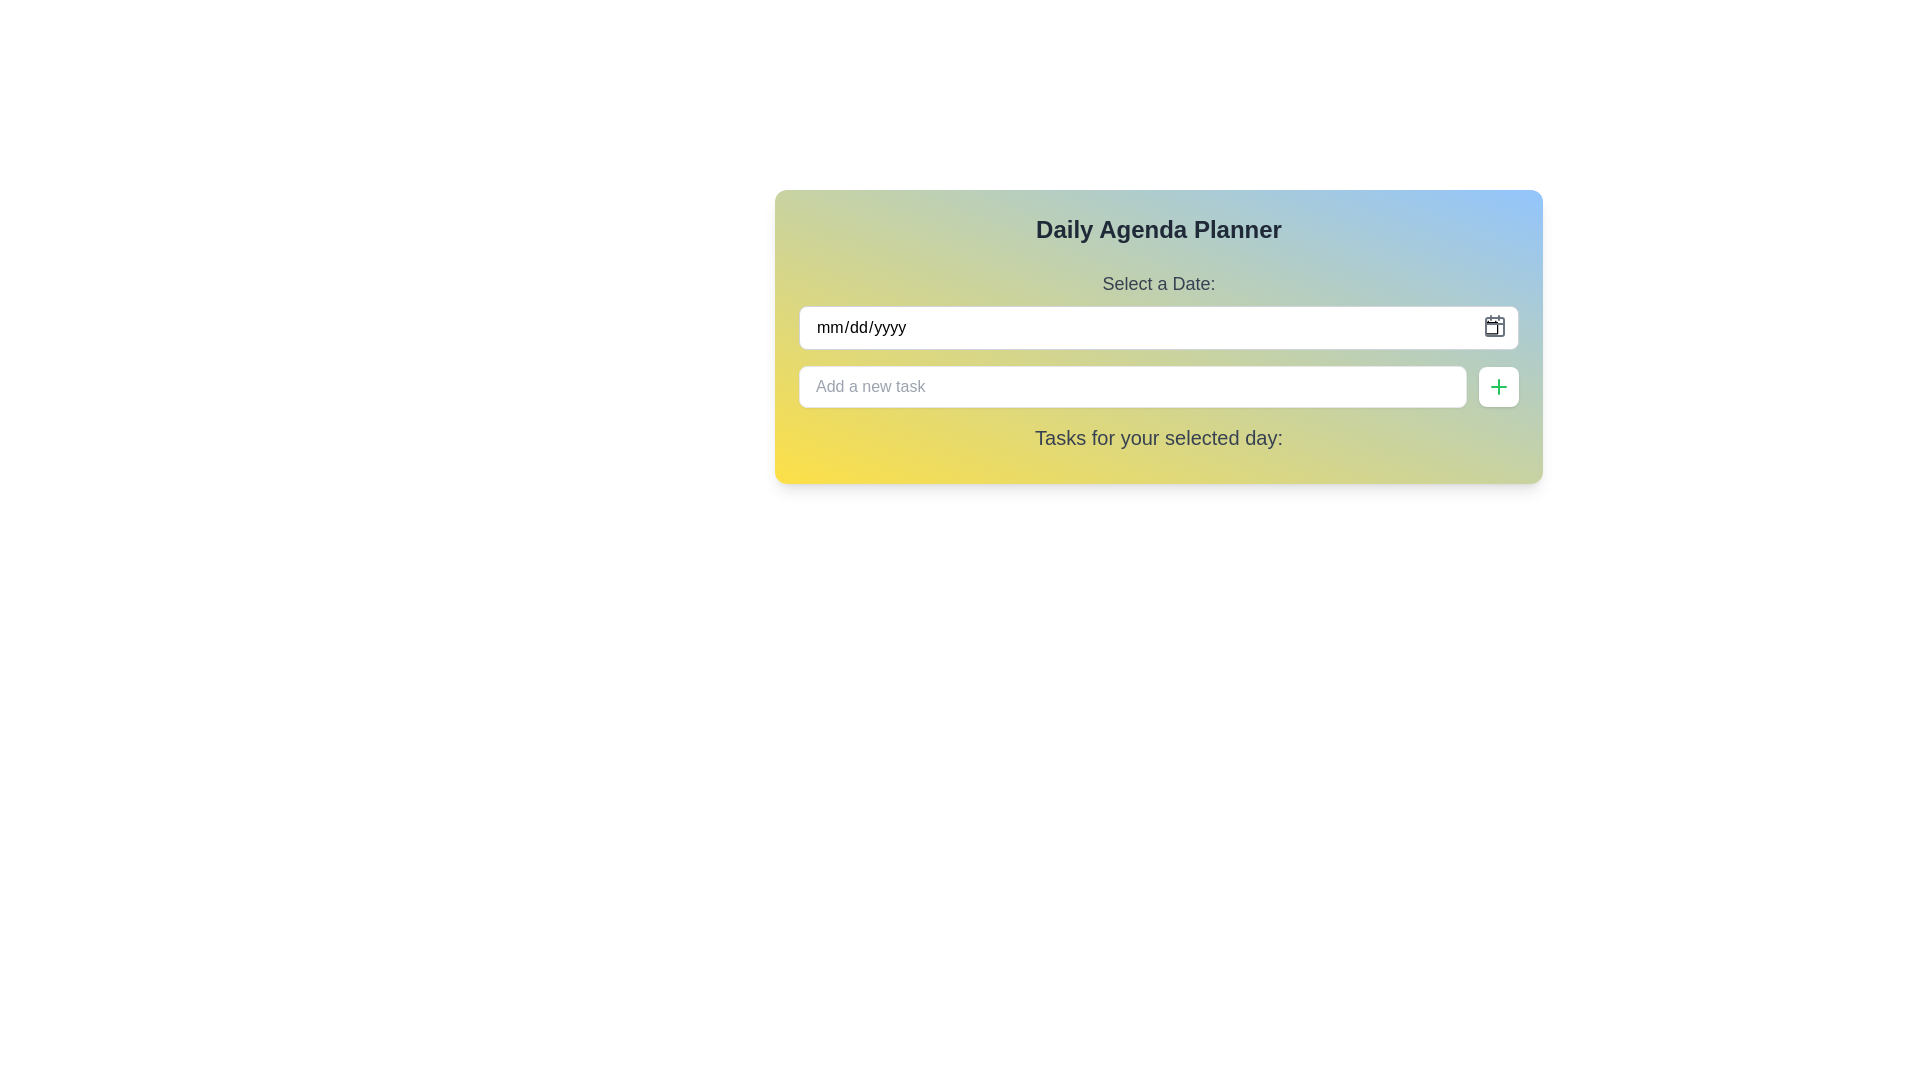 Image resolution: width=1920 pixels, height=1080 pixels. What do you see at coordinates (1494, 325) in the screenshot?
I see `the calendar icon located at the far right inside the date input field` at bounding box center [1494, 325].